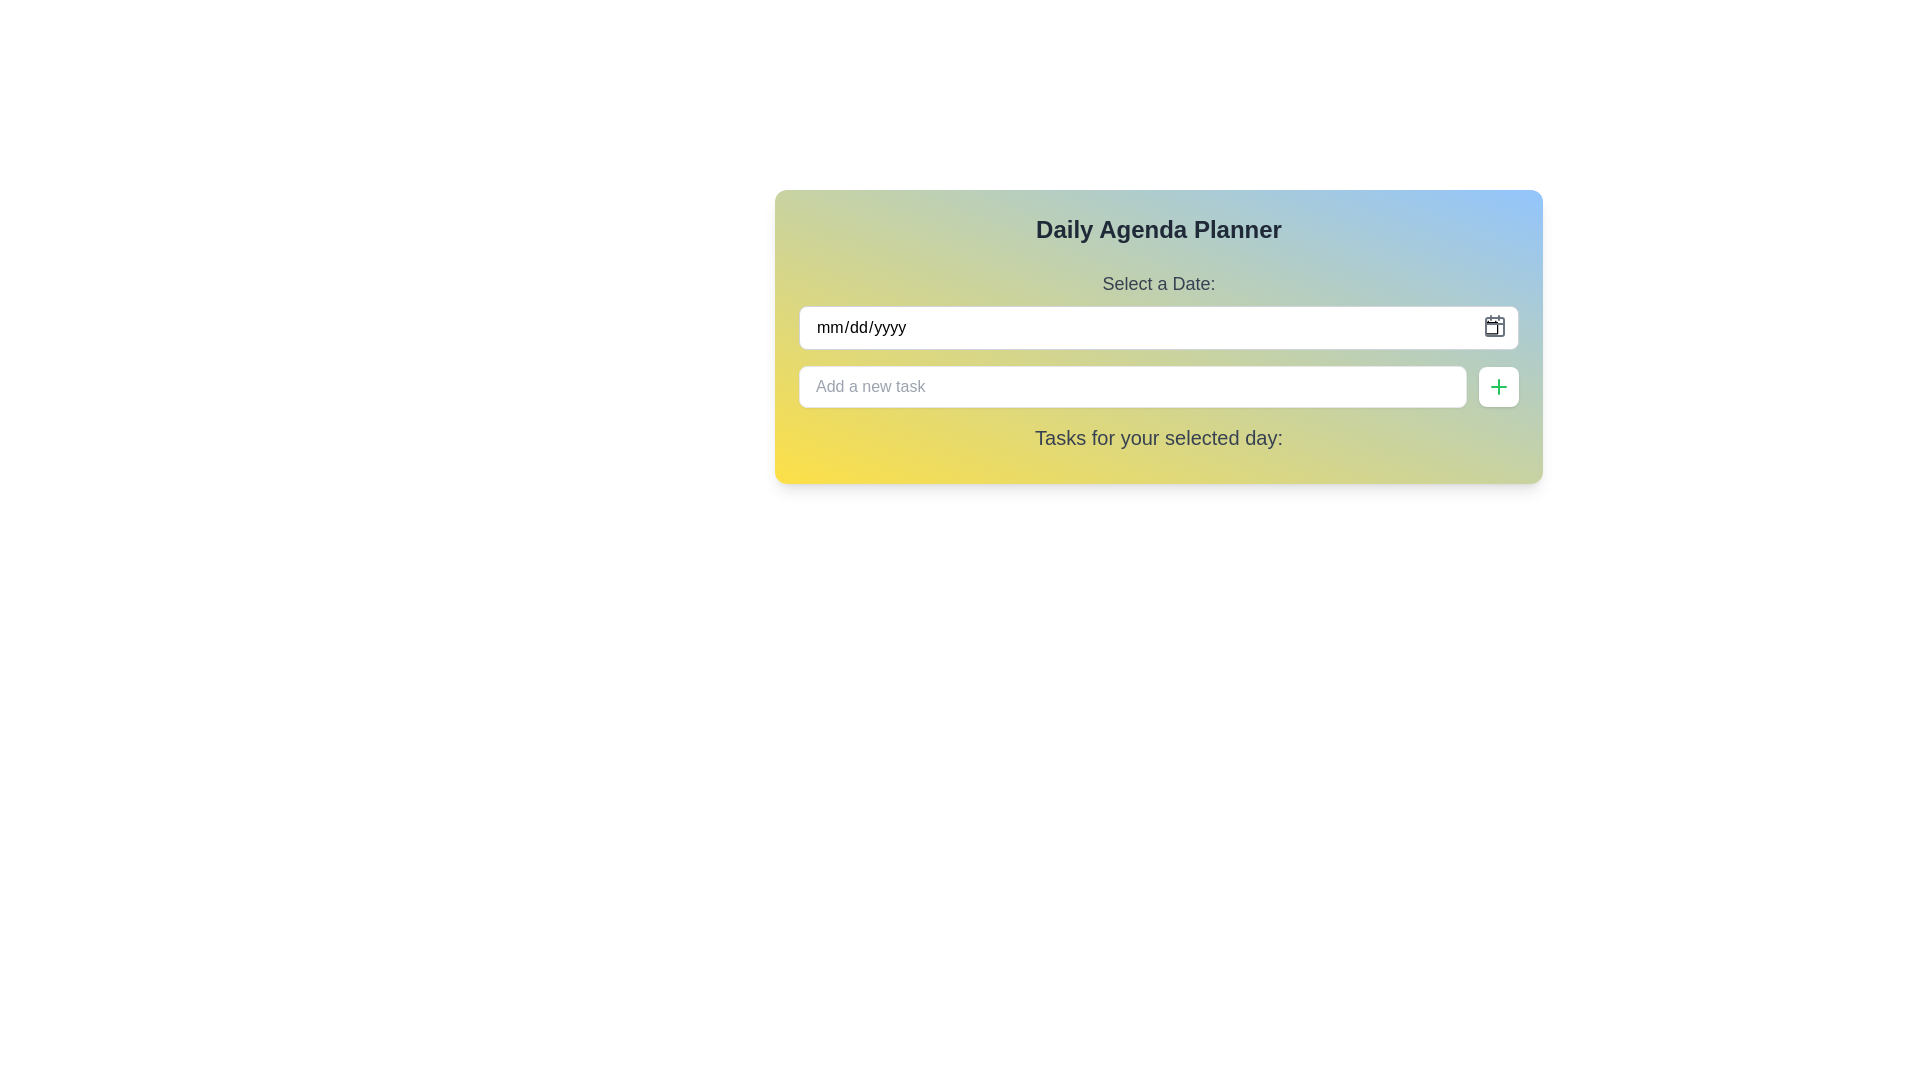 Image resolution: width=1920 pixels, height=1080 pixels. What do you see at coordinates (1494, 325) in the screenshot?
I see `the calendar icon located at the far right inside the date input field` at bounding box center [1494, 325].